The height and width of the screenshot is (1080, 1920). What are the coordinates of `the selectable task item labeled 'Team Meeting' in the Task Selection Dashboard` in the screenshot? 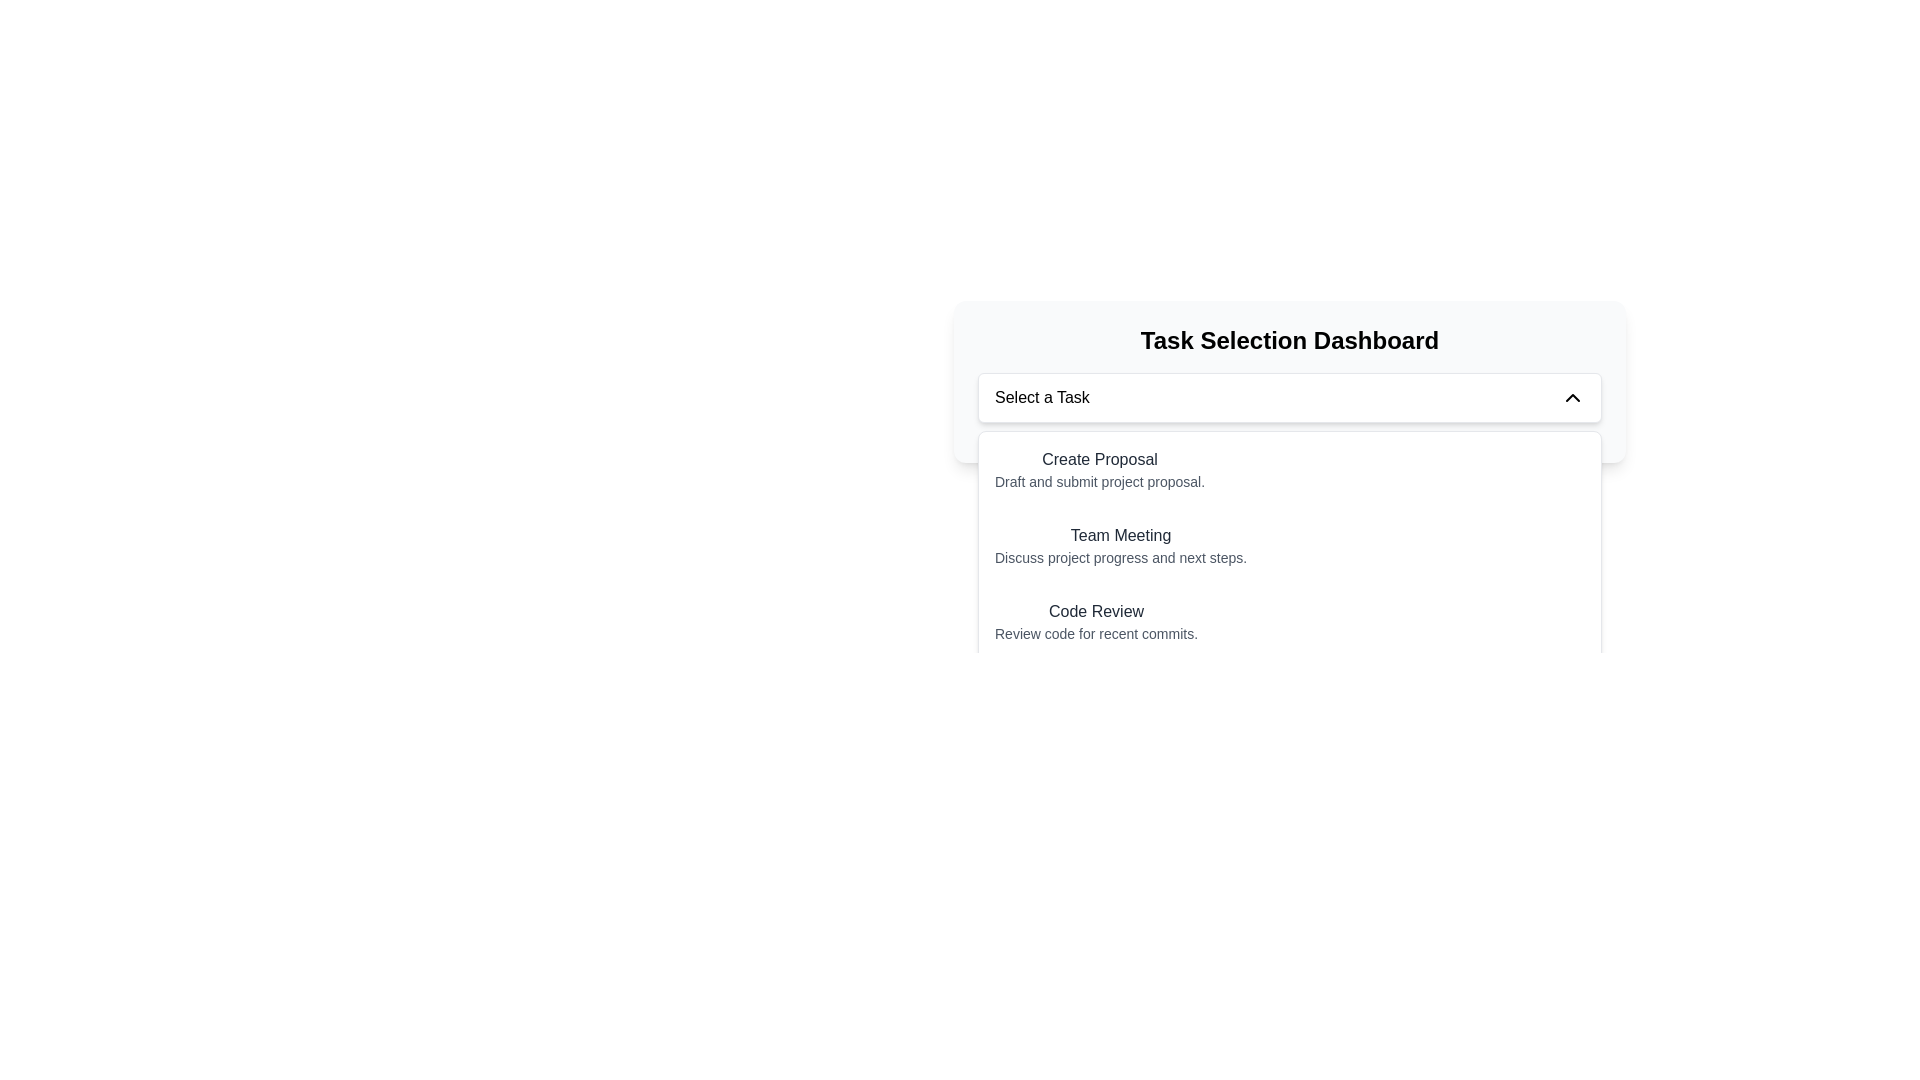 It's located at (1121, 546).